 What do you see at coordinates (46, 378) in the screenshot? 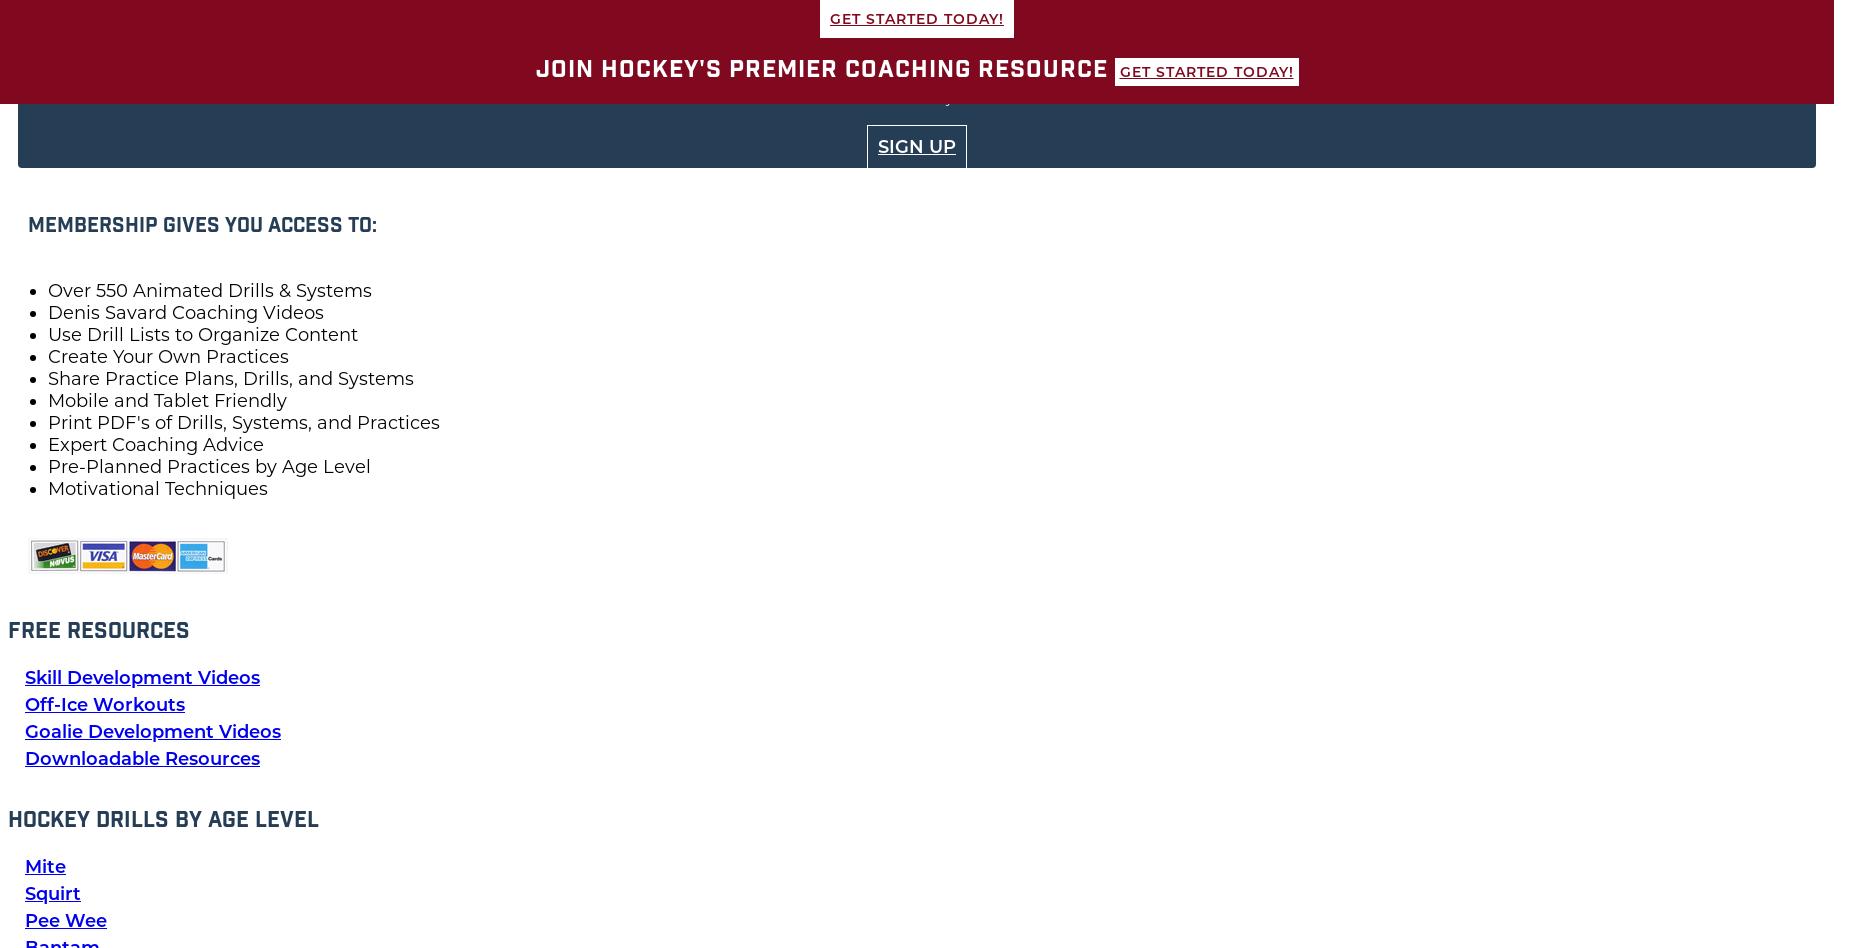
I see `'Share Practice Plans, Drills, and Systems'` at bounding box center [46, 378].